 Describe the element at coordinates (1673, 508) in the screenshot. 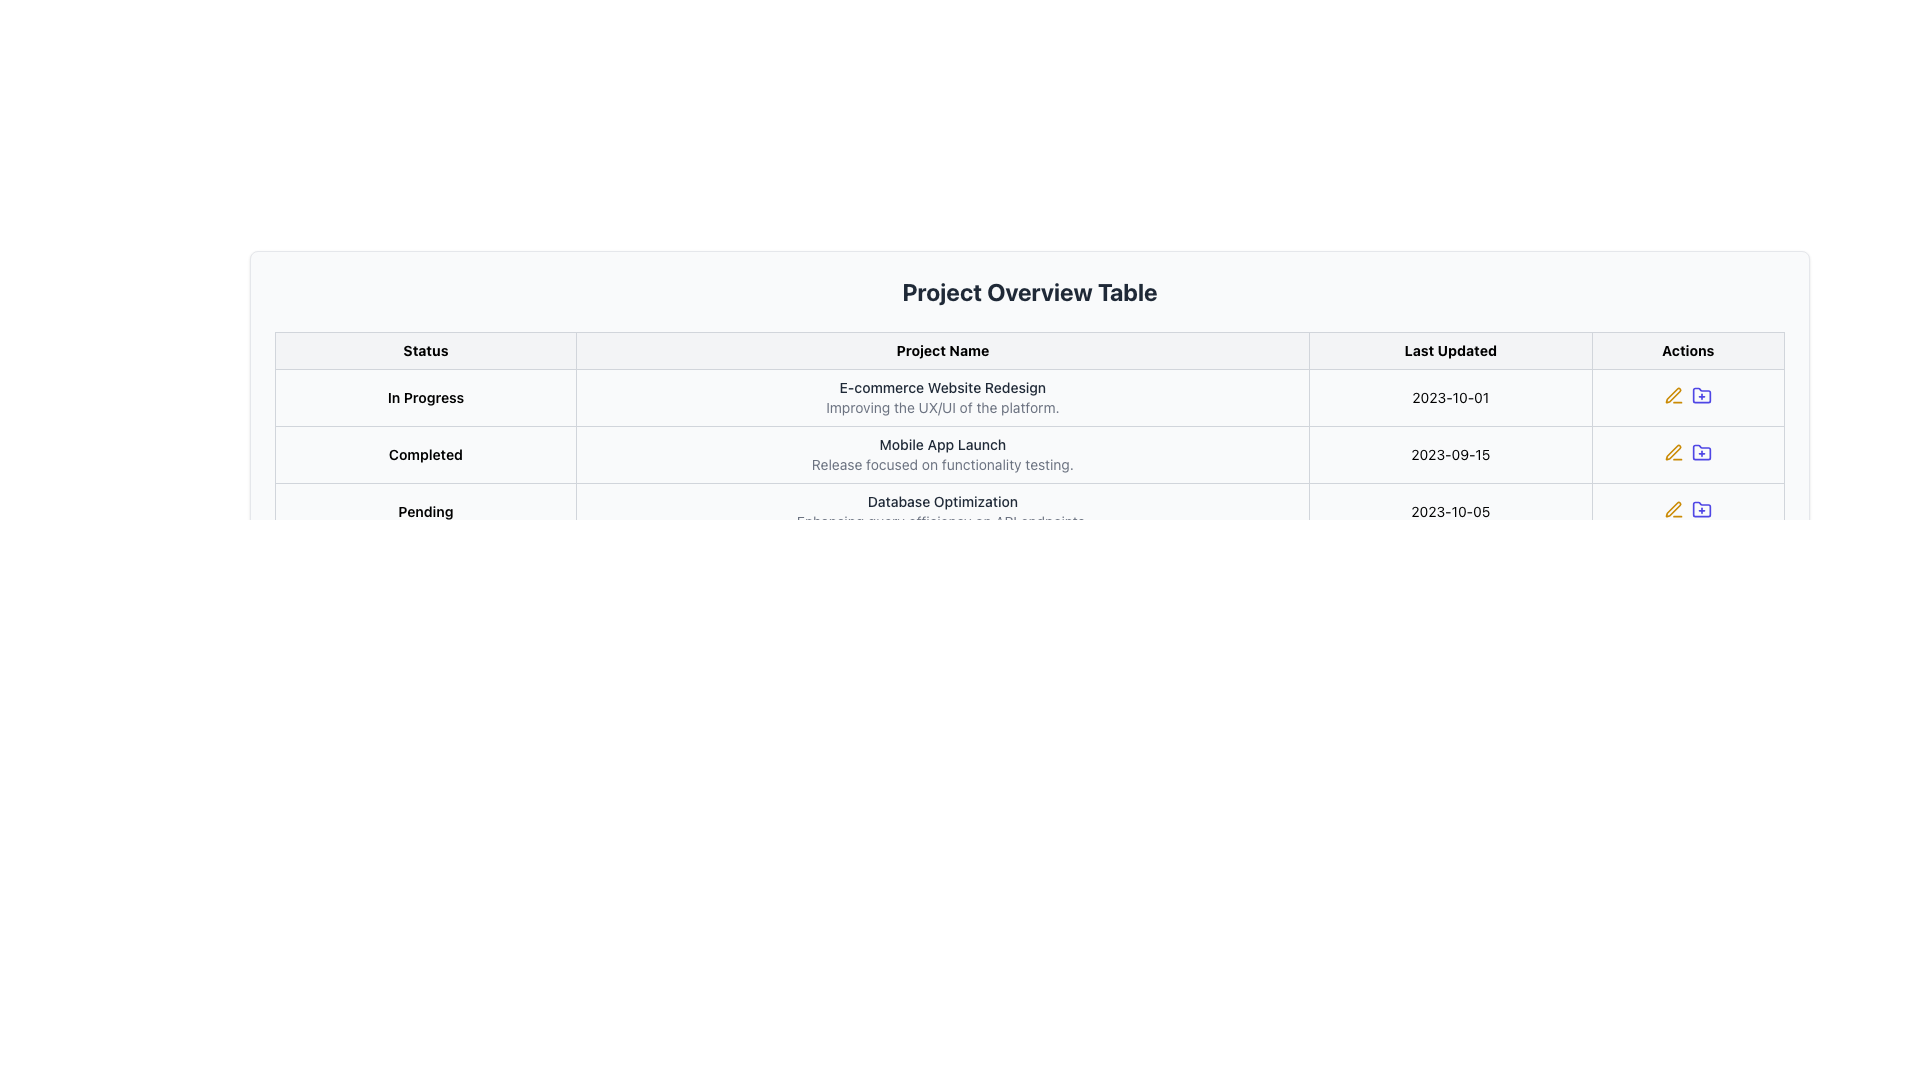

I see `the left-most action icon in the 'Actions' column of the 'Project Overview Table'` at that location.